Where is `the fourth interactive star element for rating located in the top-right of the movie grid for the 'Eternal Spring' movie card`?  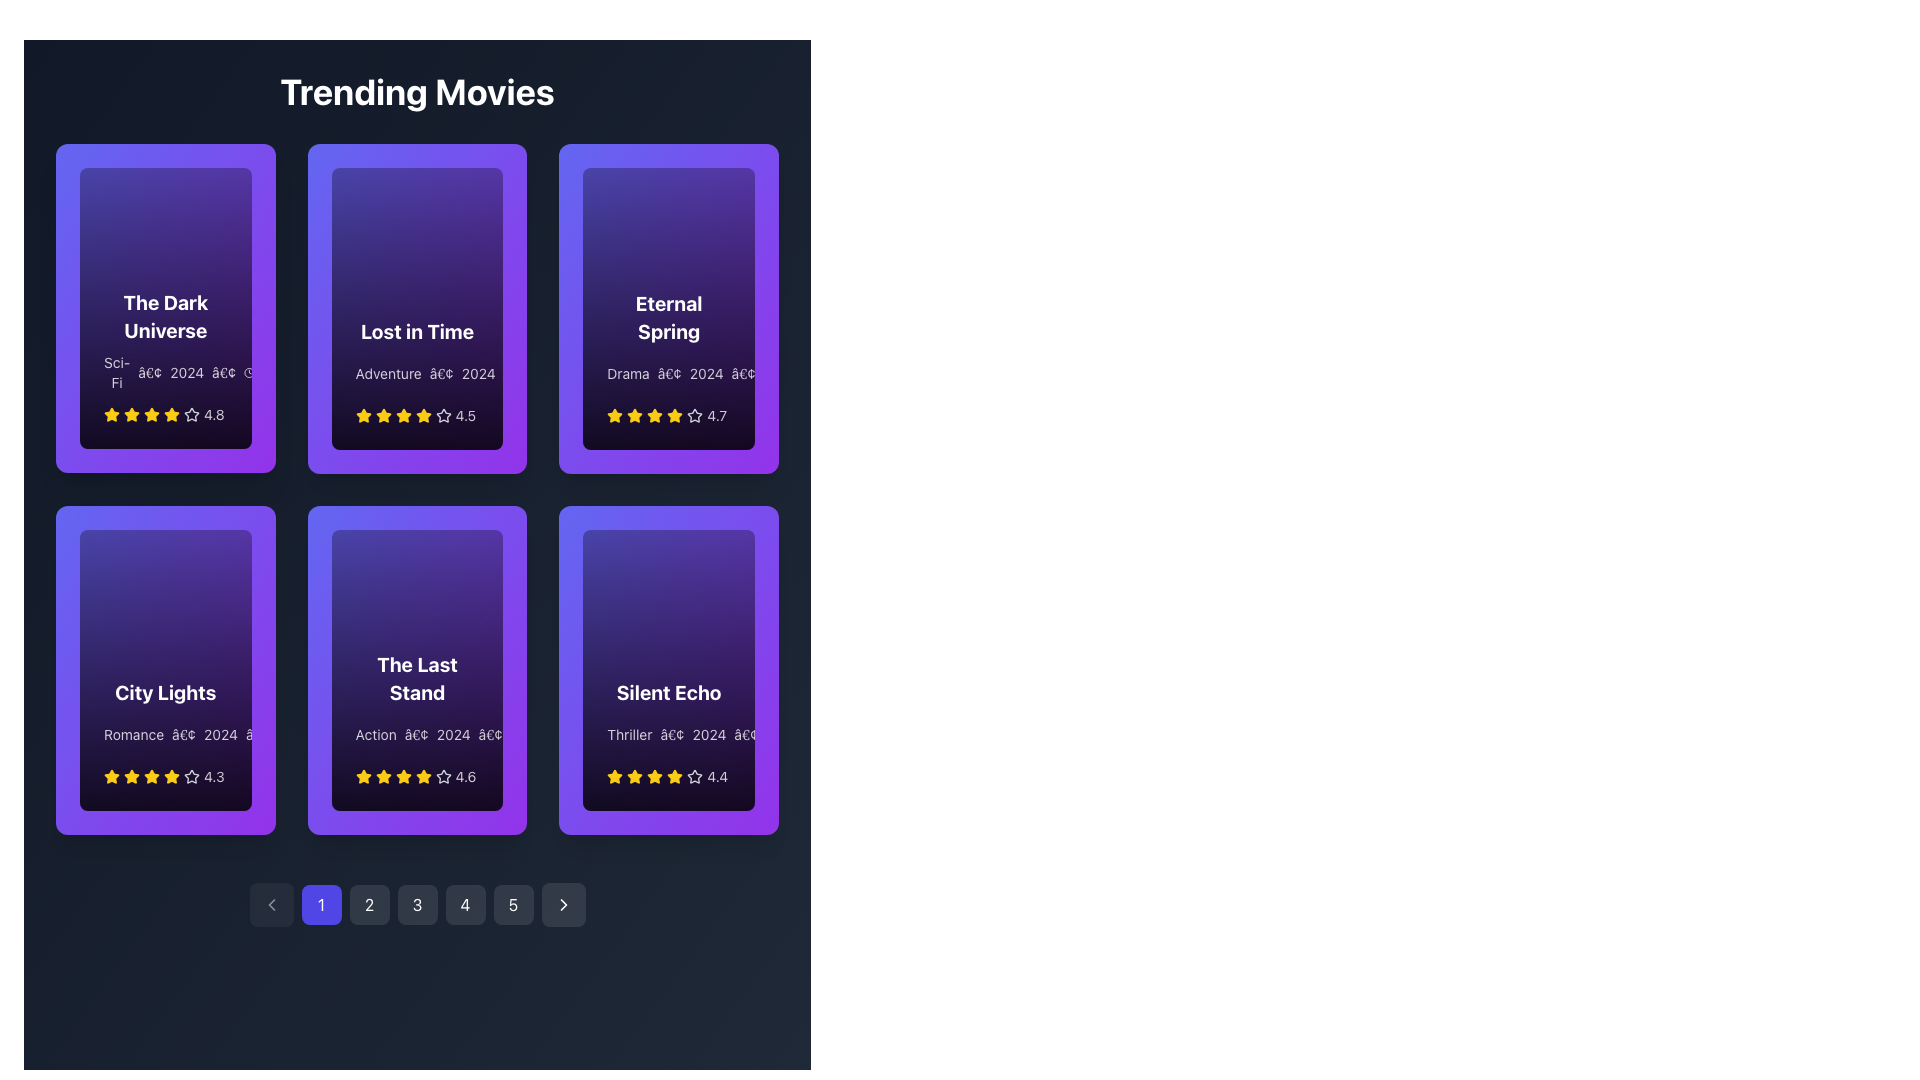
the fourth interactive star element for rating located in the top-right of the movie grid for the 'Eternal Spring' movie card is located at coordinates (675, 414).